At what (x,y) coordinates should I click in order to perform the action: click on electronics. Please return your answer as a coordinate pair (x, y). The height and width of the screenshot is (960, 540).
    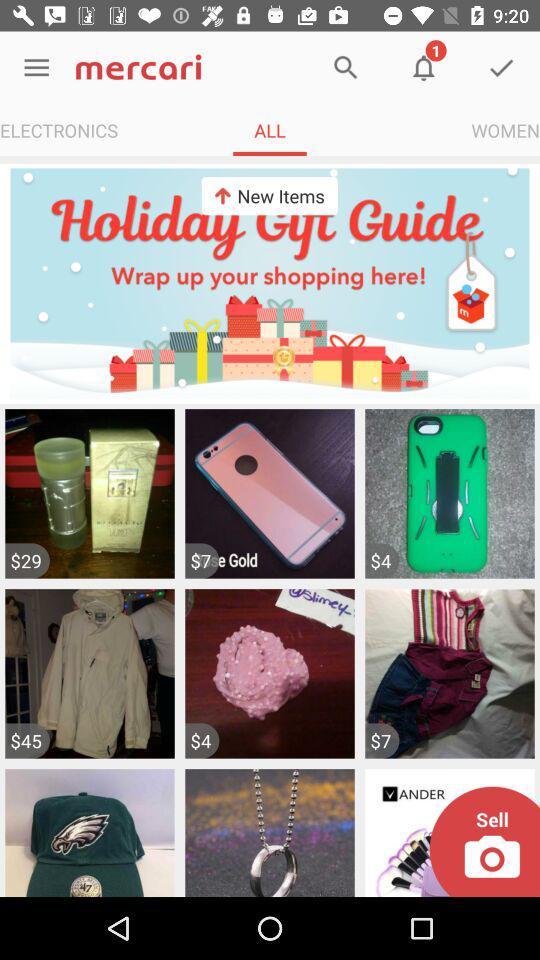
    Looking at the image, I should click on (59, 129).